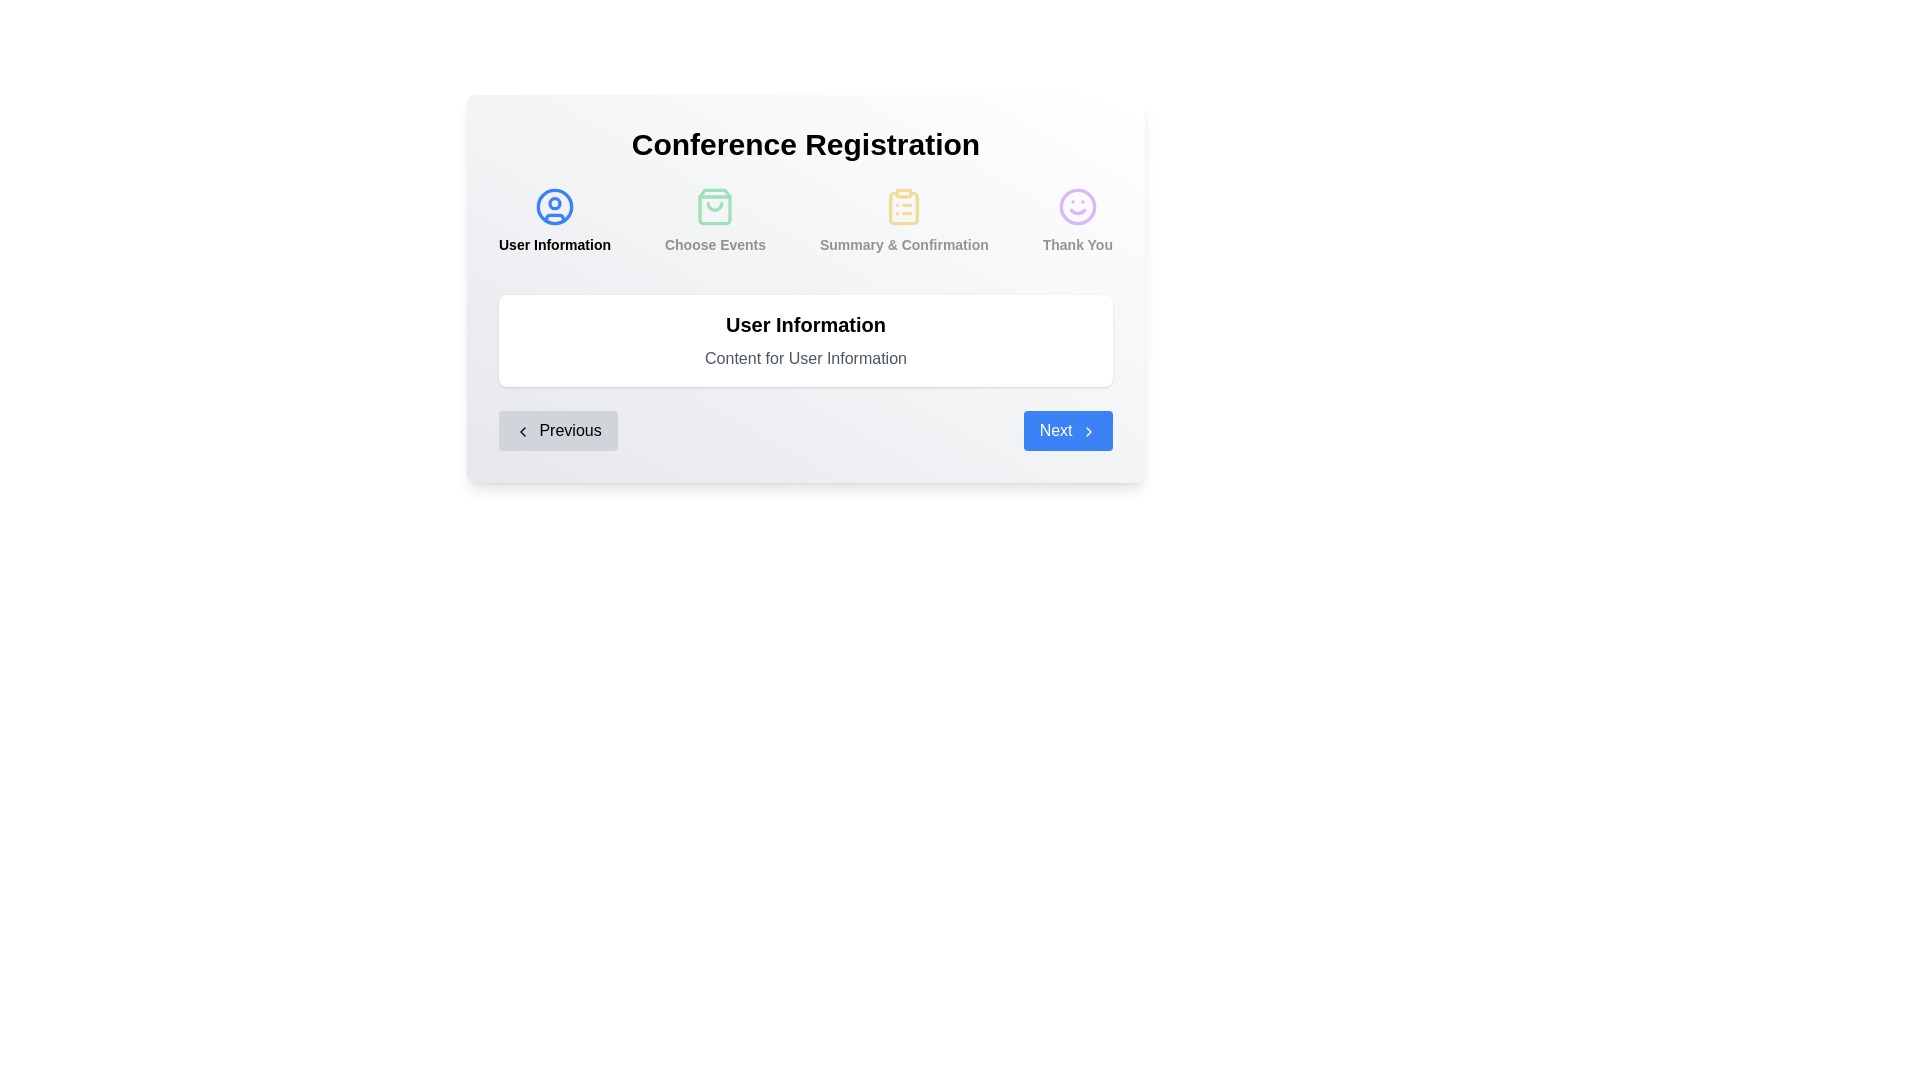  What do you see at coordinates (903, 220) in the screenshot?
I see `the yellow clipboard icon in the navigation bar` at bounding box center [903, 220].